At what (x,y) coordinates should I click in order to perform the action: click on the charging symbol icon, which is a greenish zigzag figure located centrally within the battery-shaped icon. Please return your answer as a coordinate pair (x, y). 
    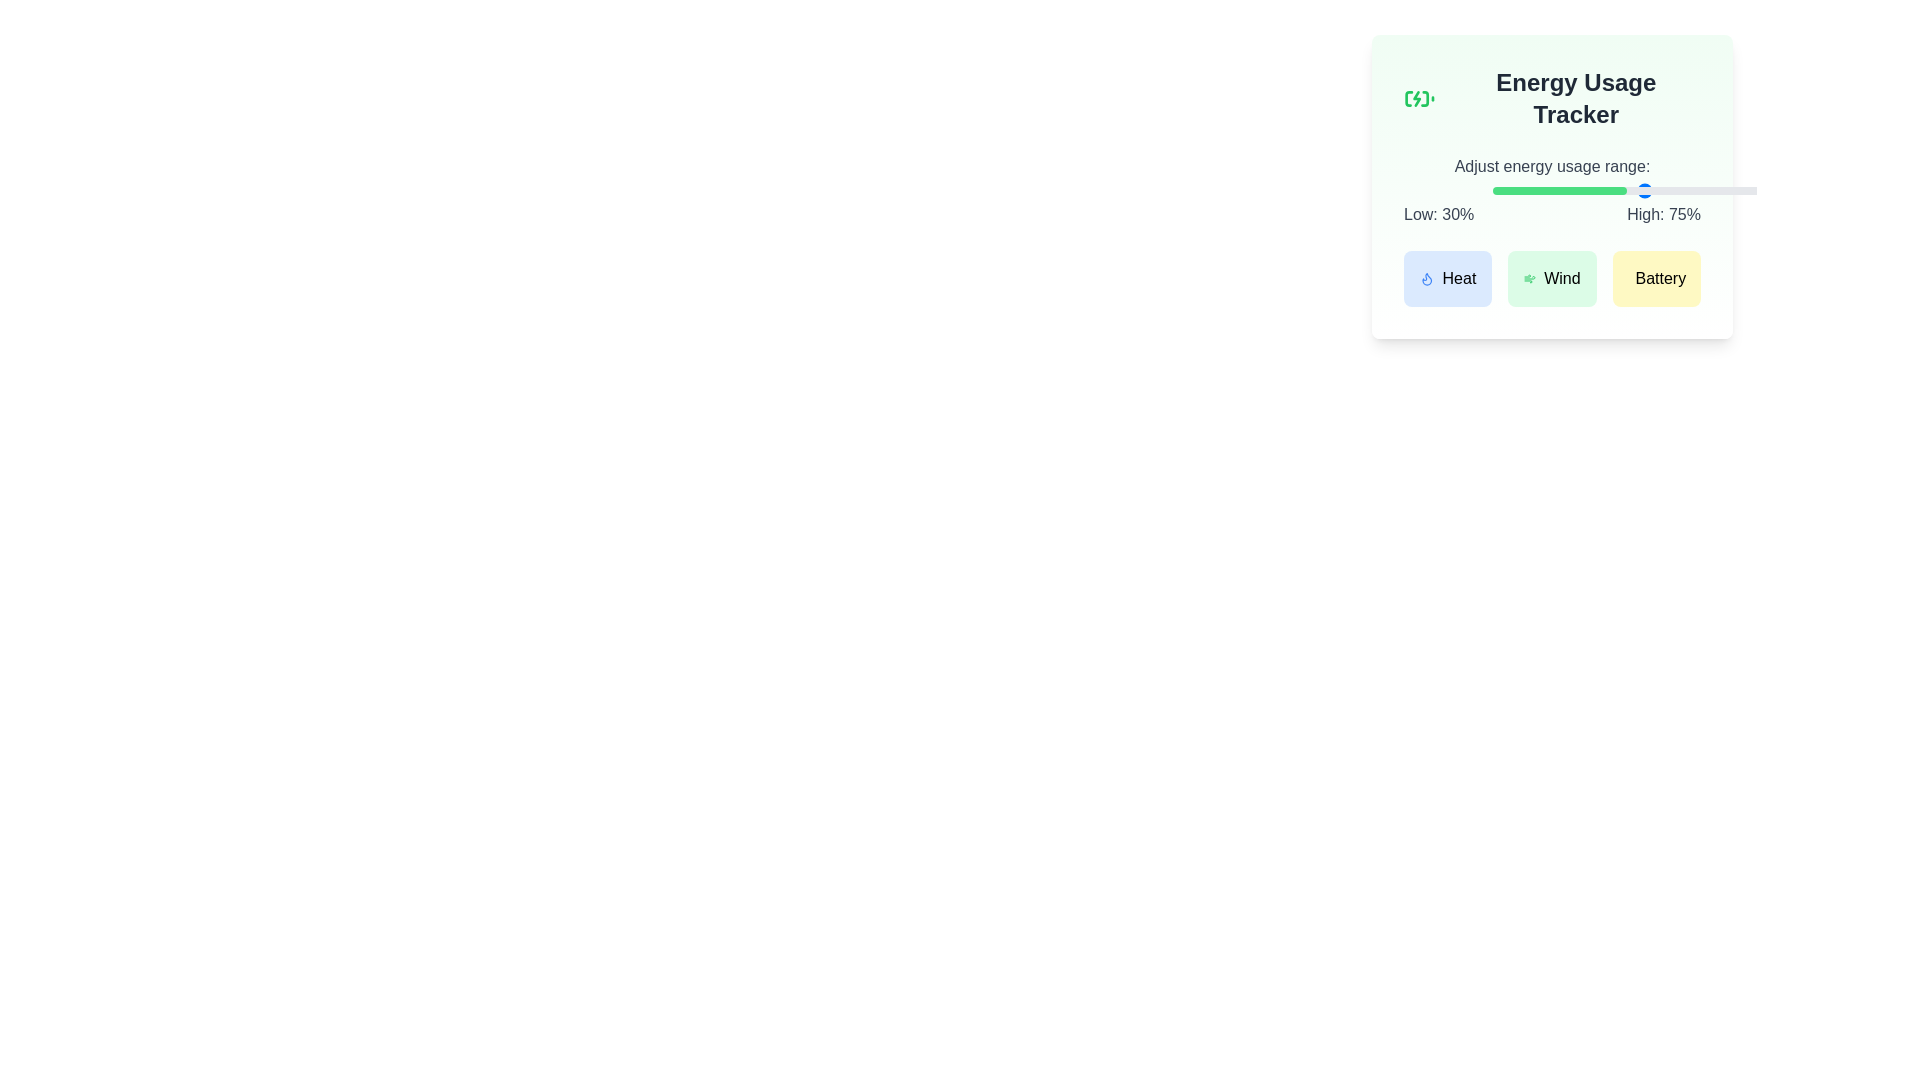
    Looking at the image, I should click on (1416, 99).